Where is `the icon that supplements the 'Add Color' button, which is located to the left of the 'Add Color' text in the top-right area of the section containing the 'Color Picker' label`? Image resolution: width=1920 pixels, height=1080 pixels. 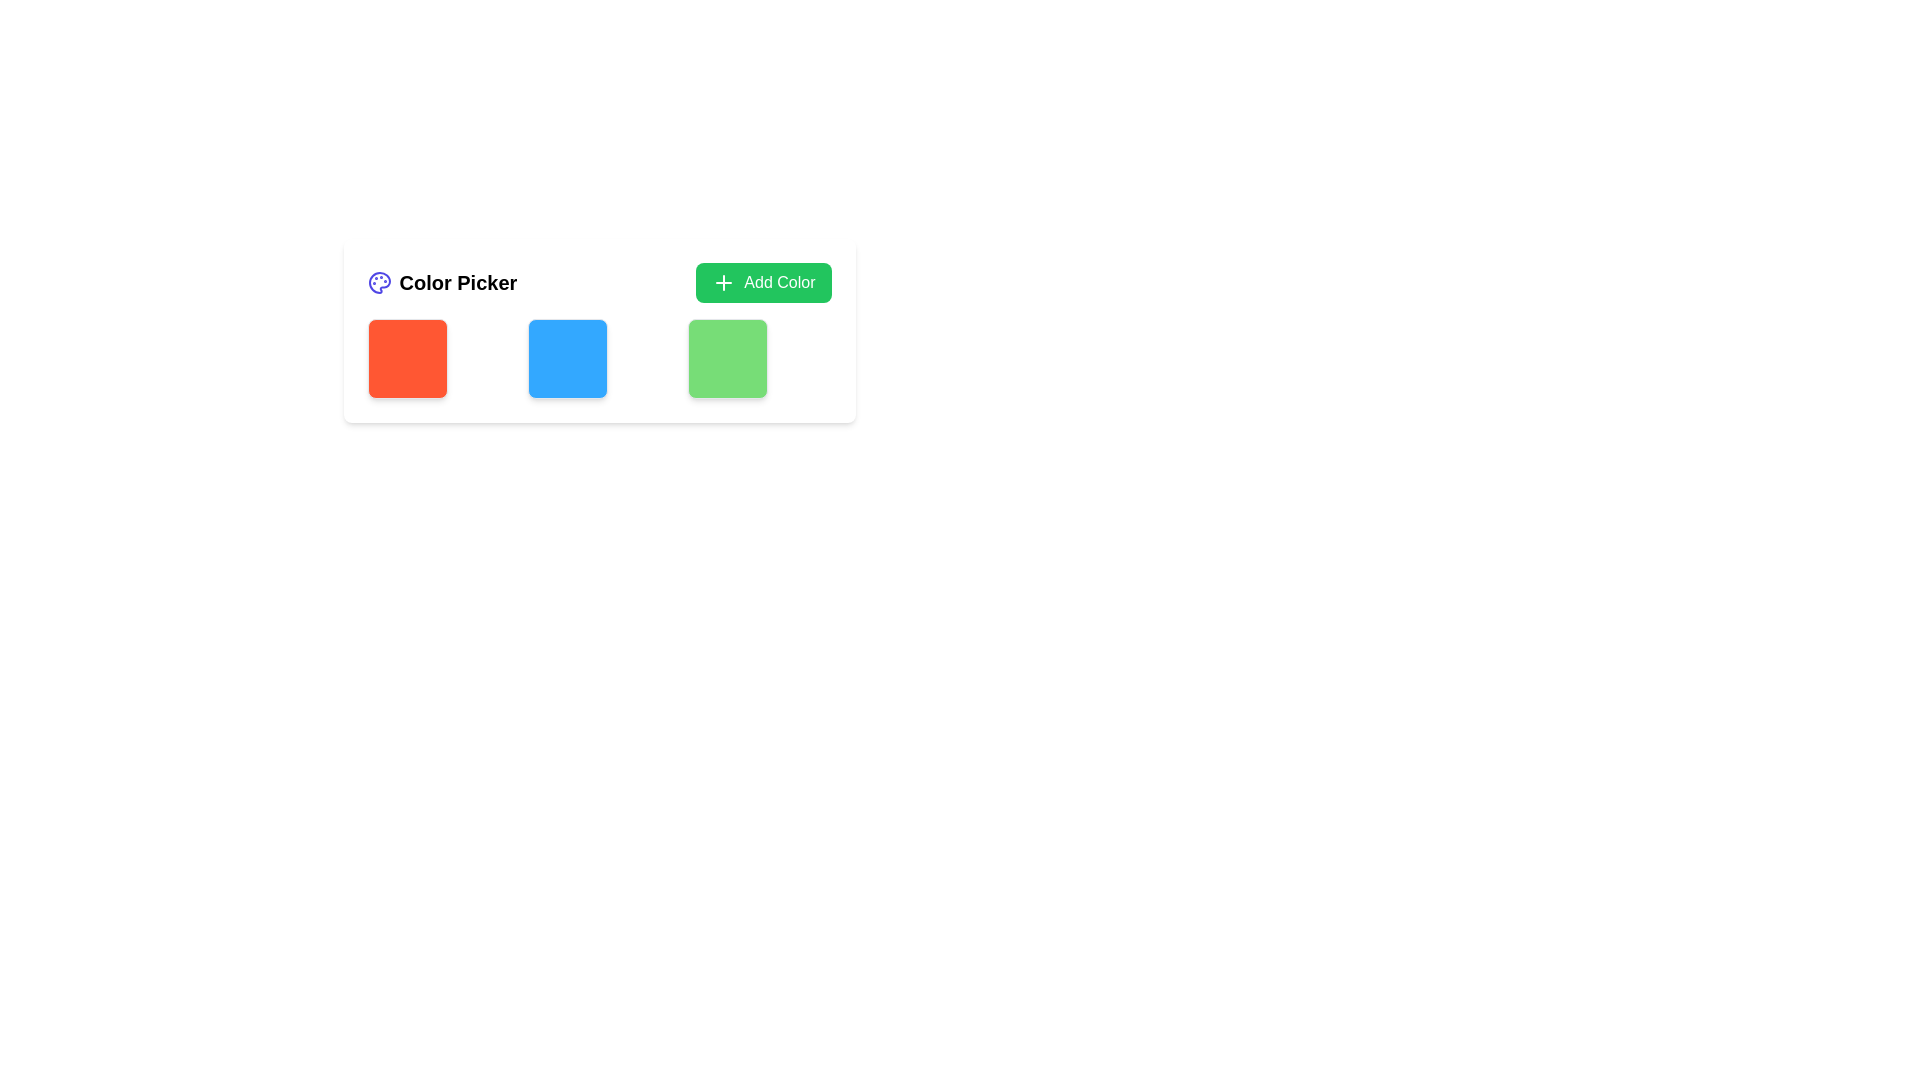 the icon that supplements the 'Add Color' button, which is located to the left of the 'Add Color' text in the top-right area of the section containing the 'Color Picker' label is located at coordinates (723, 282).